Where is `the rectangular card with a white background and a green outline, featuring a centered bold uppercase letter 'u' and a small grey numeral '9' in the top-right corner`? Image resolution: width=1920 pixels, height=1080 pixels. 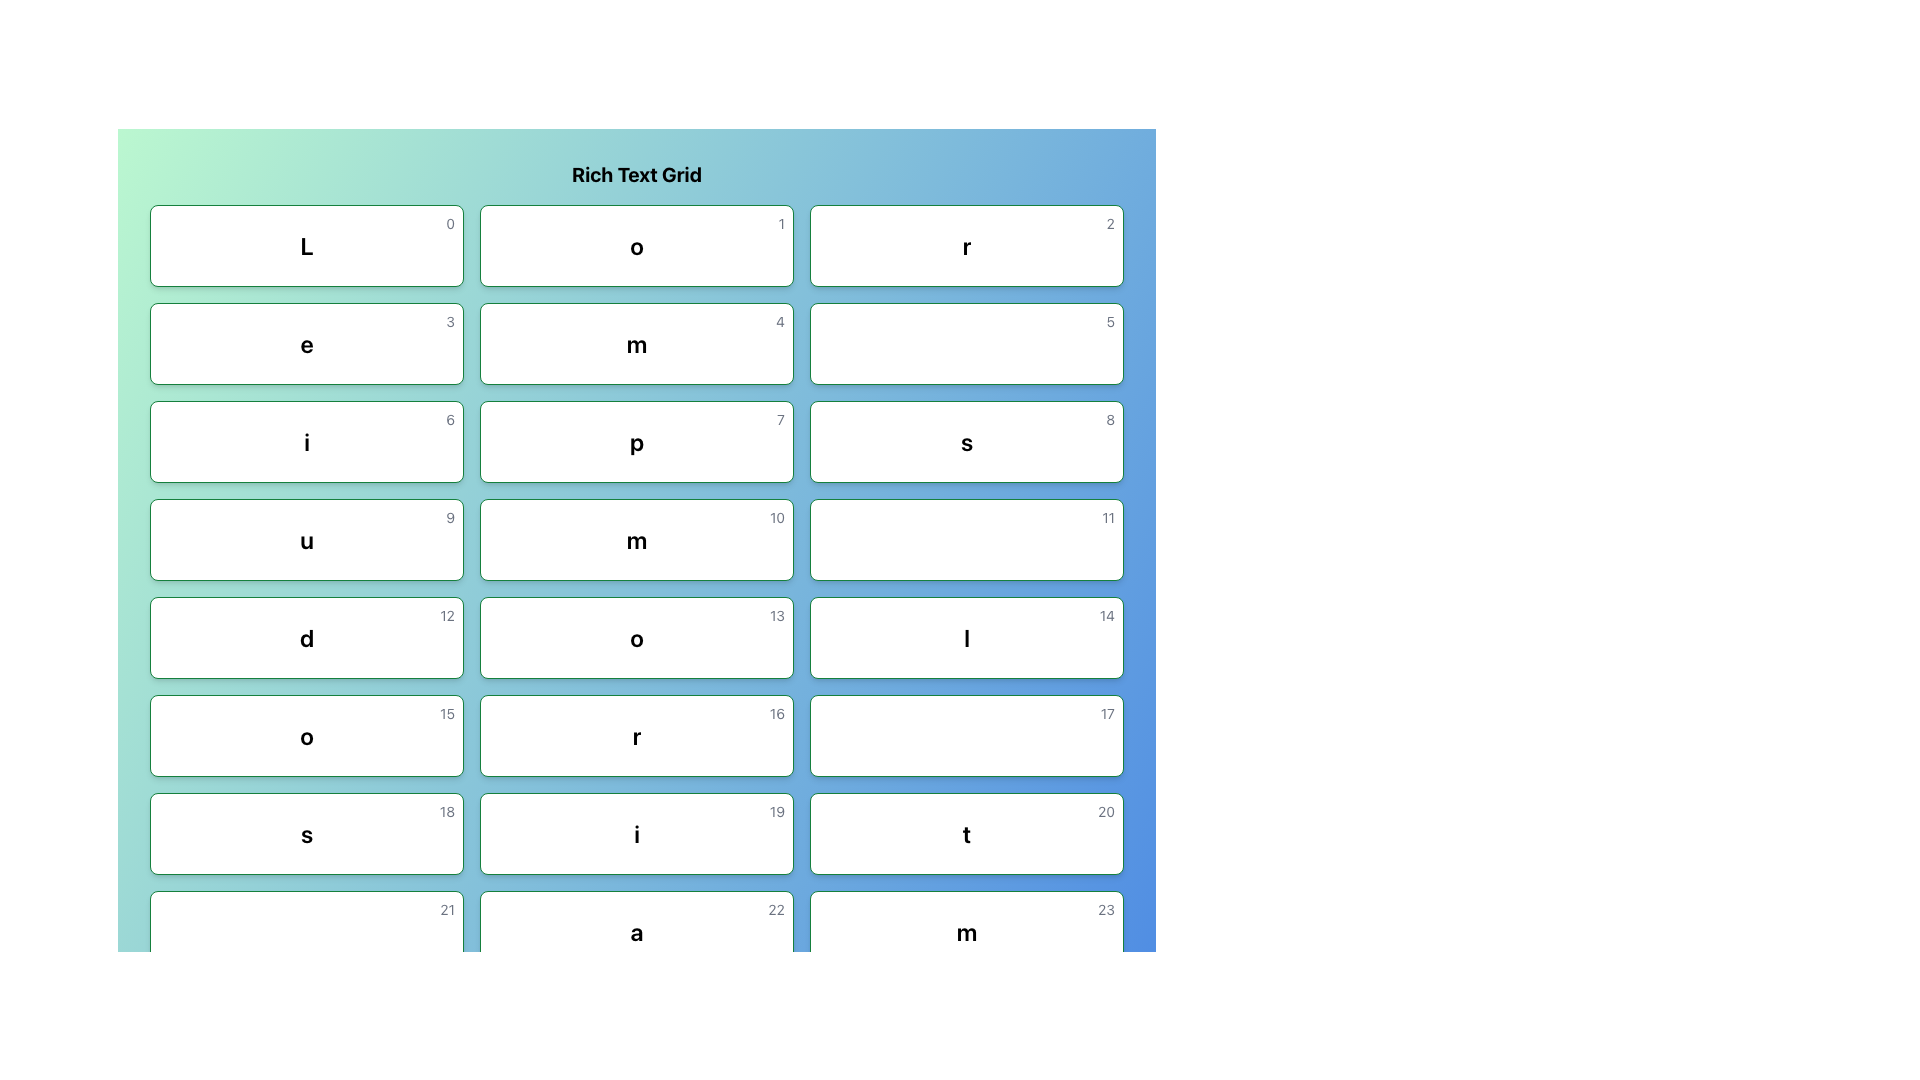 the rectangular card with a white background and a green outline, featuring a centered bold uppercase letter 'u' and a small grey numeral '9' in the top-right corner is located at coordinates (306, 540).